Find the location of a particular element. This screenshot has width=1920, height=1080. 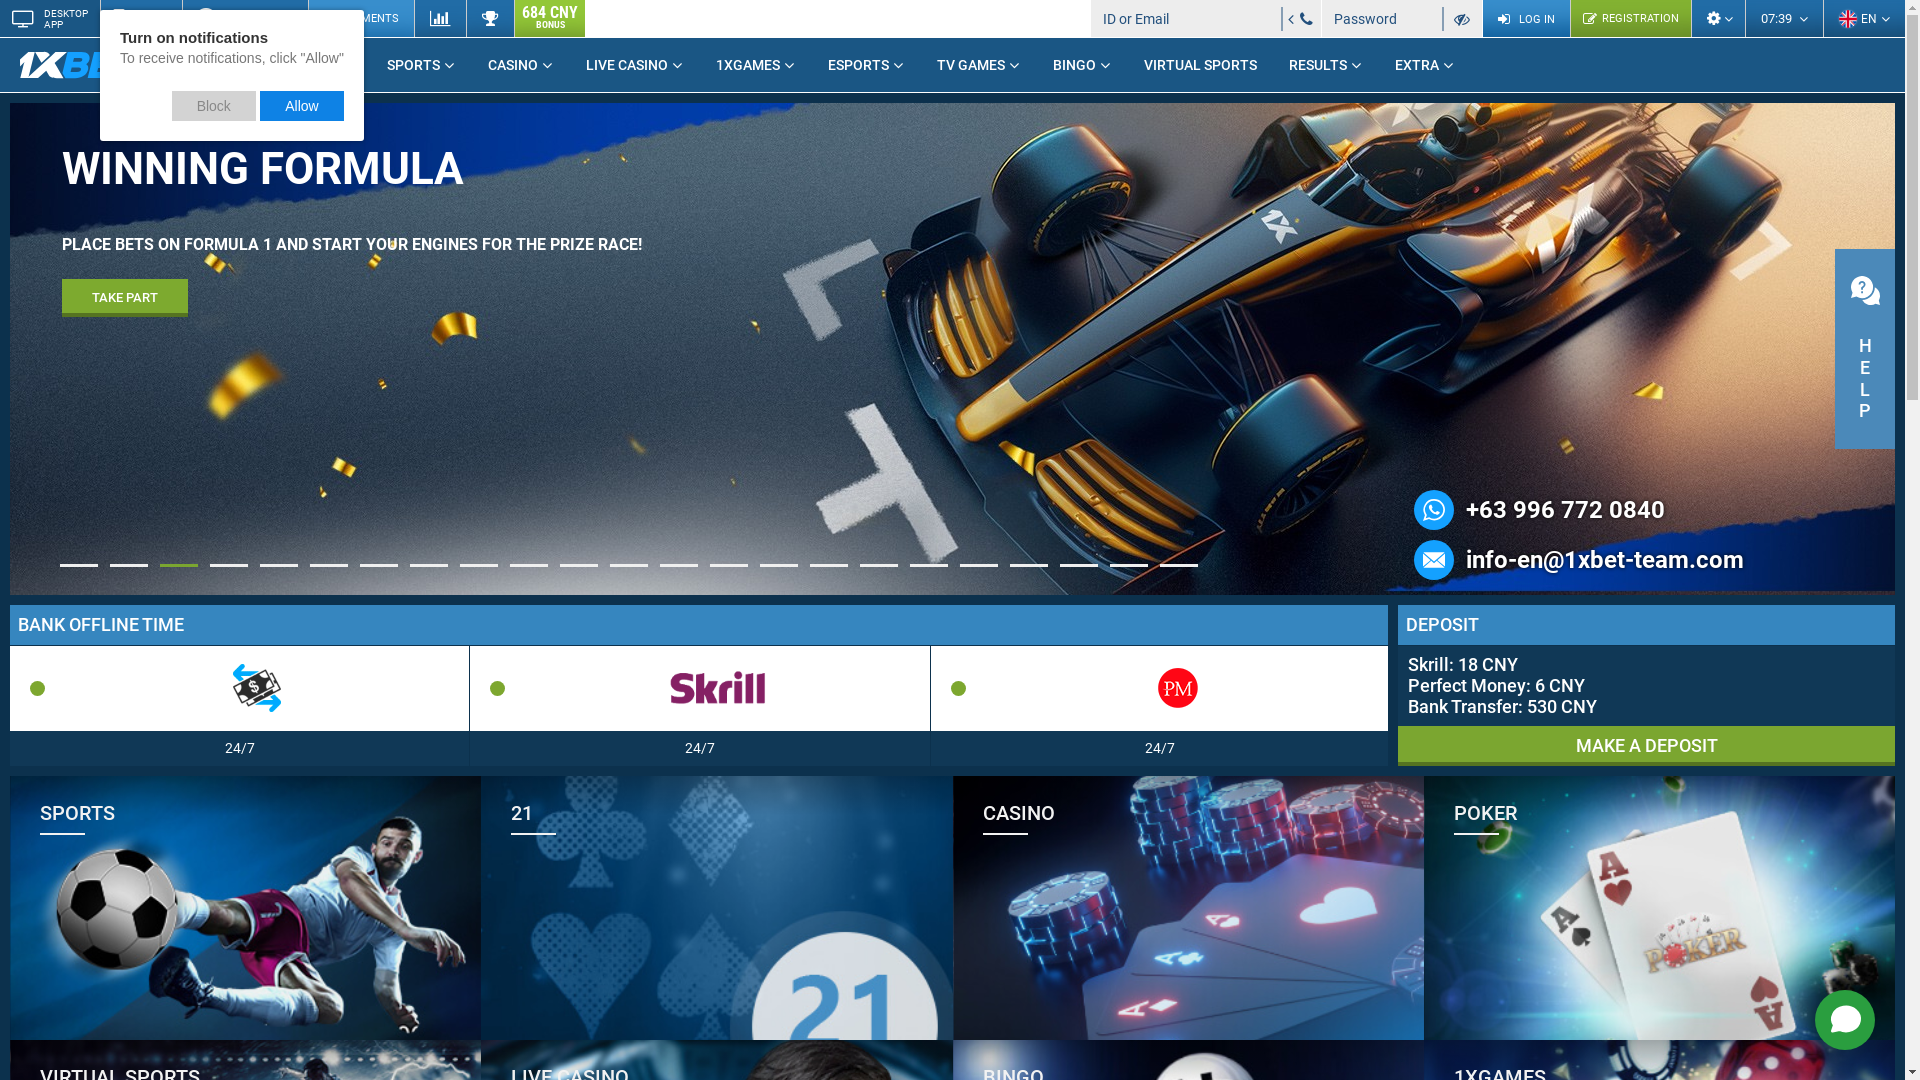

'ESPORTS' is located at coordinates (866, 64).